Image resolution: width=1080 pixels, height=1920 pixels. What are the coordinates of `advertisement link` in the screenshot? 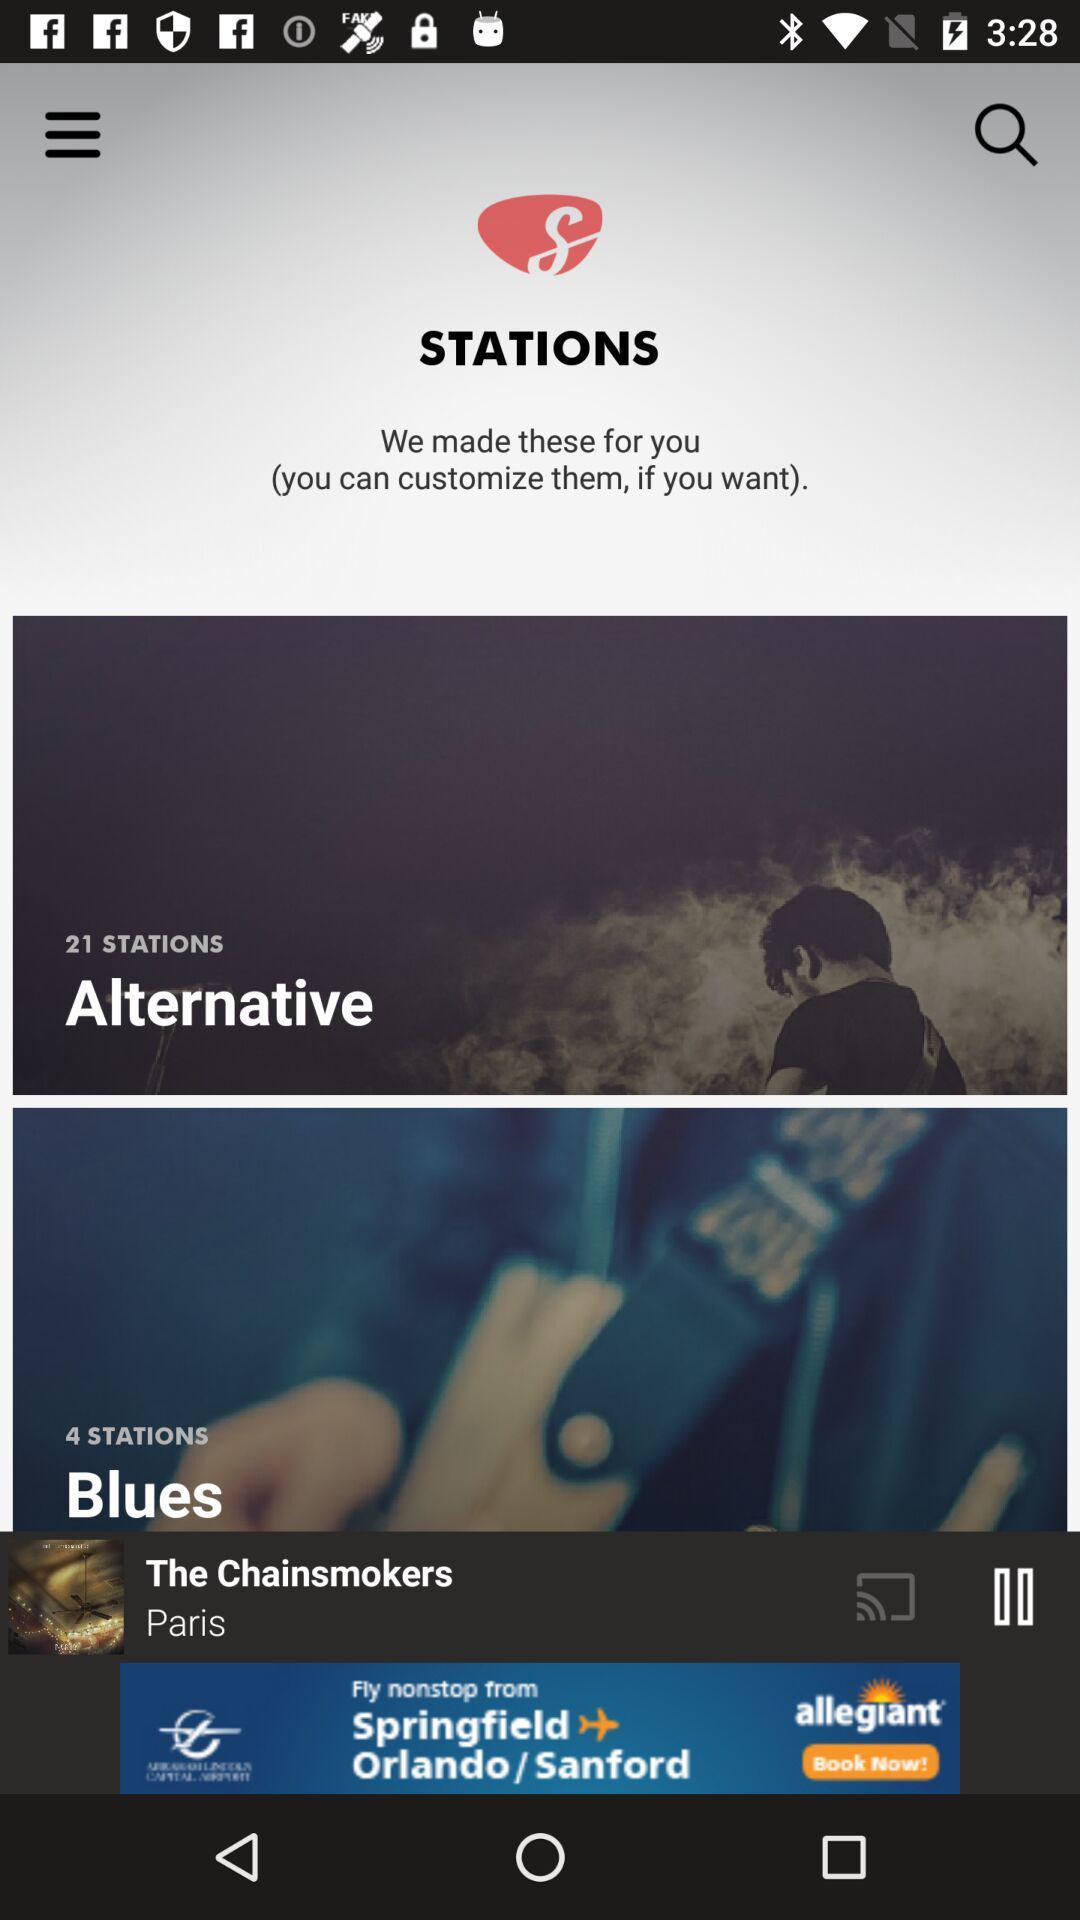 It's located at (540, 1727).